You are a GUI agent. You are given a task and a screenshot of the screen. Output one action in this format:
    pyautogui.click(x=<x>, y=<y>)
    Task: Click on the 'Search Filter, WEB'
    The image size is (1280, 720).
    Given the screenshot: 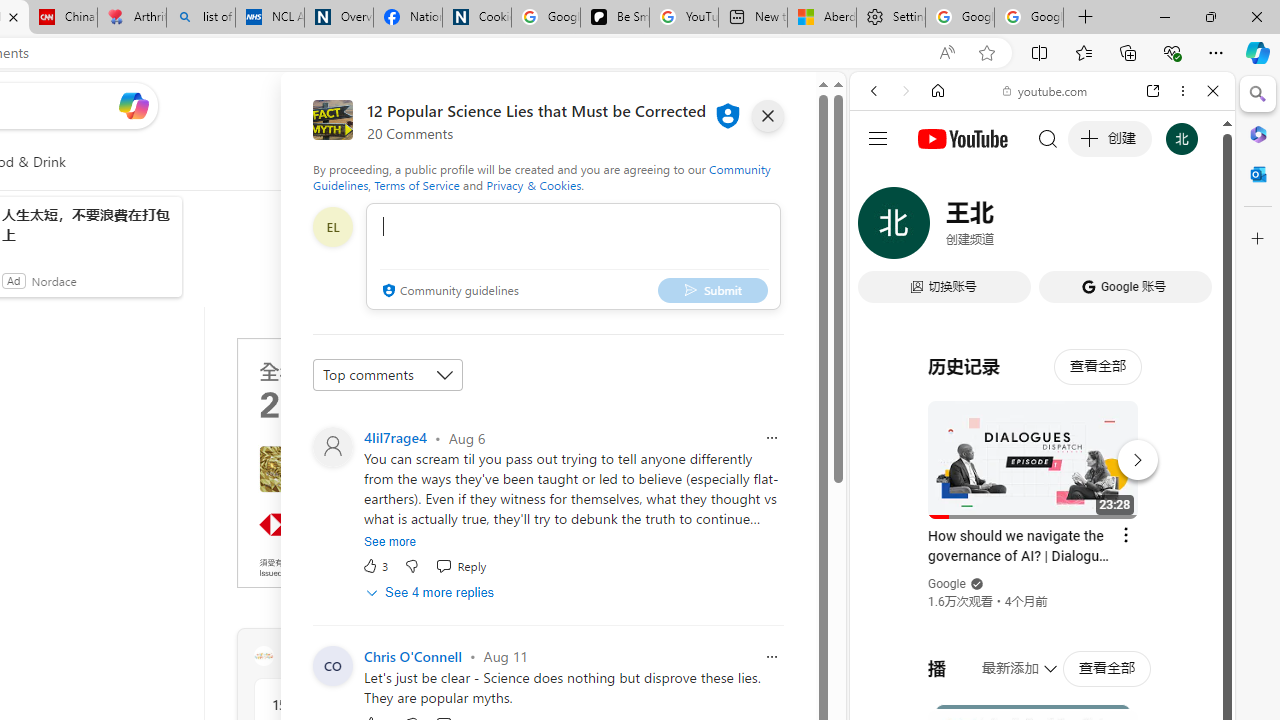 What is the action you would take?
    pyautogui.click(x=881, y=227)
    